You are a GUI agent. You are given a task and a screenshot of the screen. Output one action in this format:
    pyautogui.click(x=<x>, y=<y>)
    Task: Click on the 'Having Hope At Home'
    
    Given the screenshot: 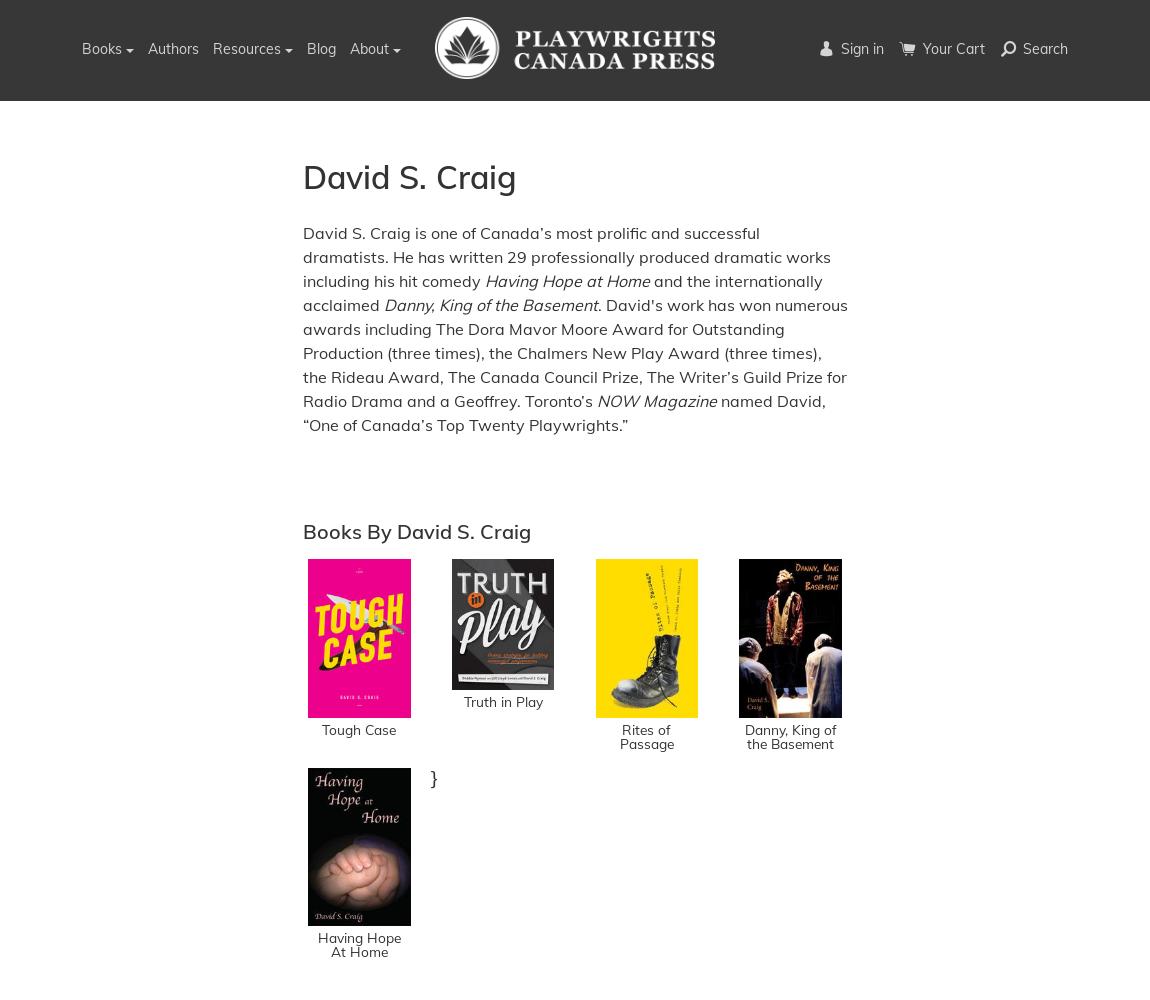 What is the action you would take?
    pyautogui.click(x=358, y=943)
    